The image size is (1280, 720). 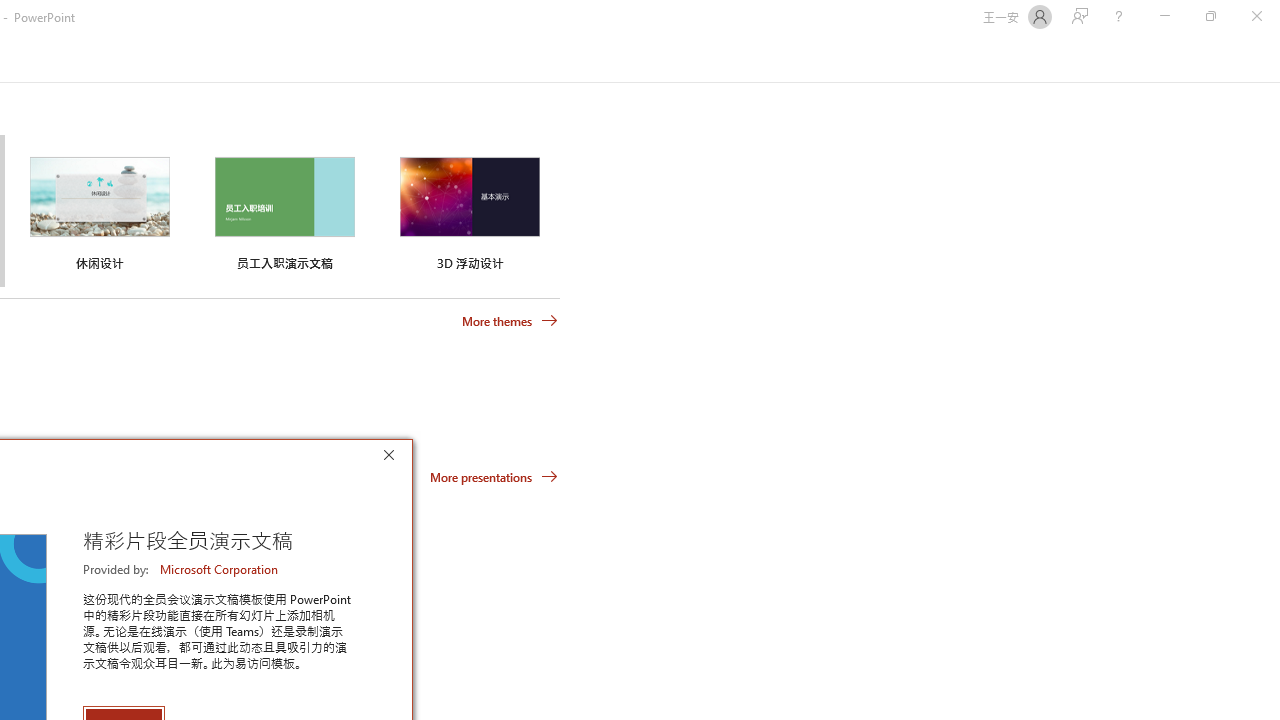 What do you see at coordinates (510, 320) in the screenshot?
I see `'More themes'` at bounding box center [510, 320].